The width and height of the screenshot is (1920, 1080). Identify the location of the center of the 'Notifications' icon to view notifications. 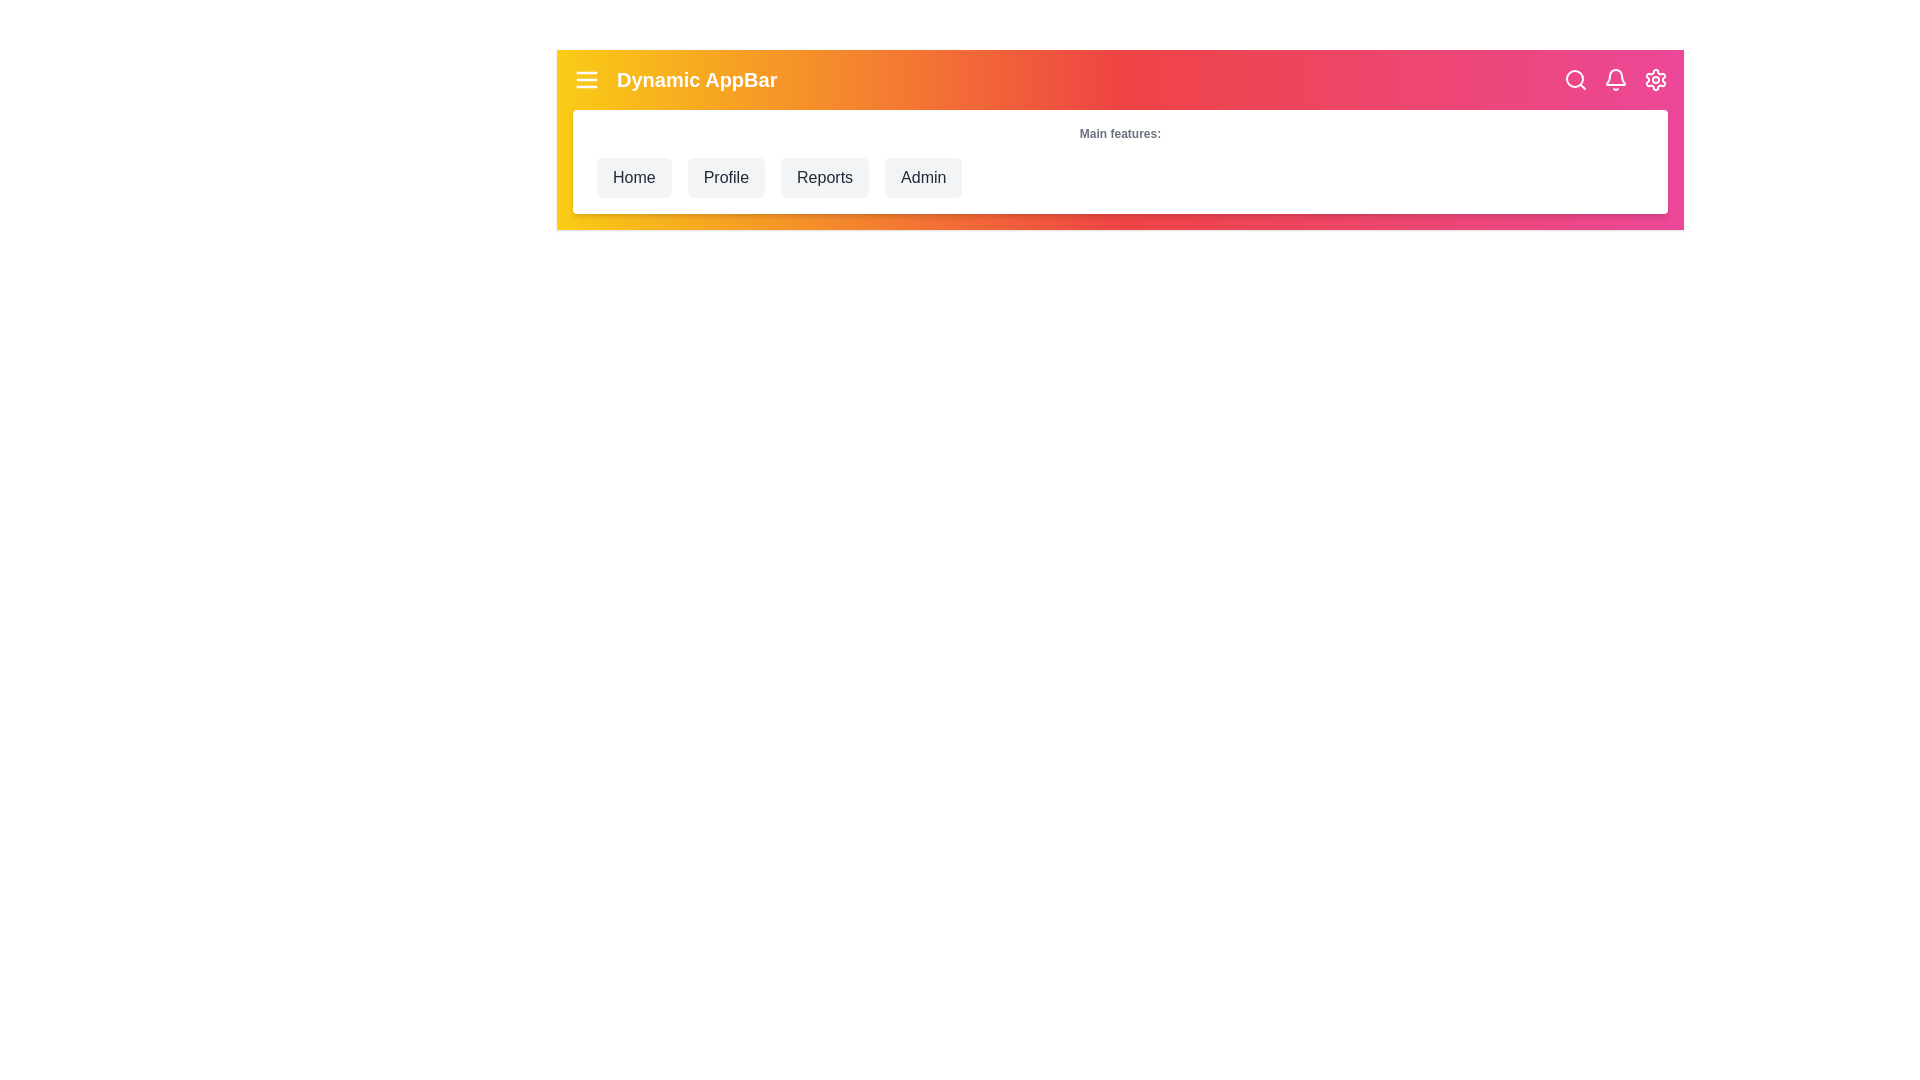
(1616, 79).